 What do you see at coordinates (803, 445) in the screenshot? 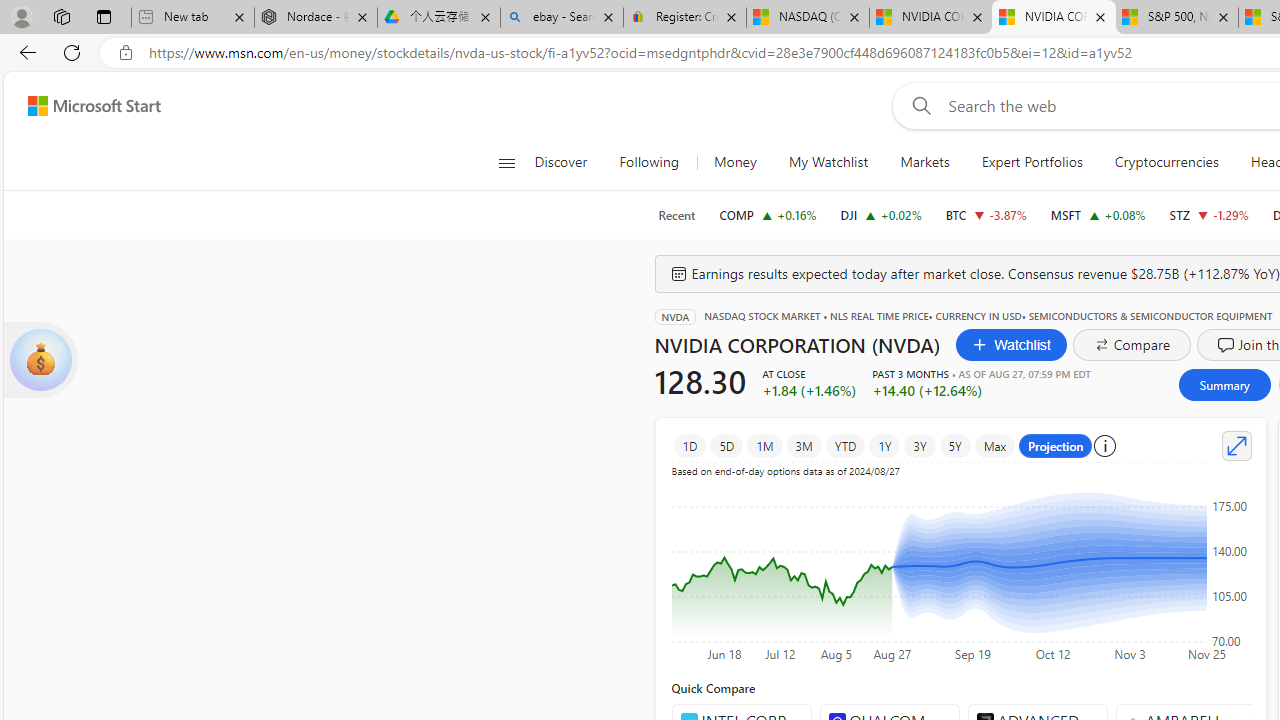
I see `'3M'` at bounding box center [803, 445].